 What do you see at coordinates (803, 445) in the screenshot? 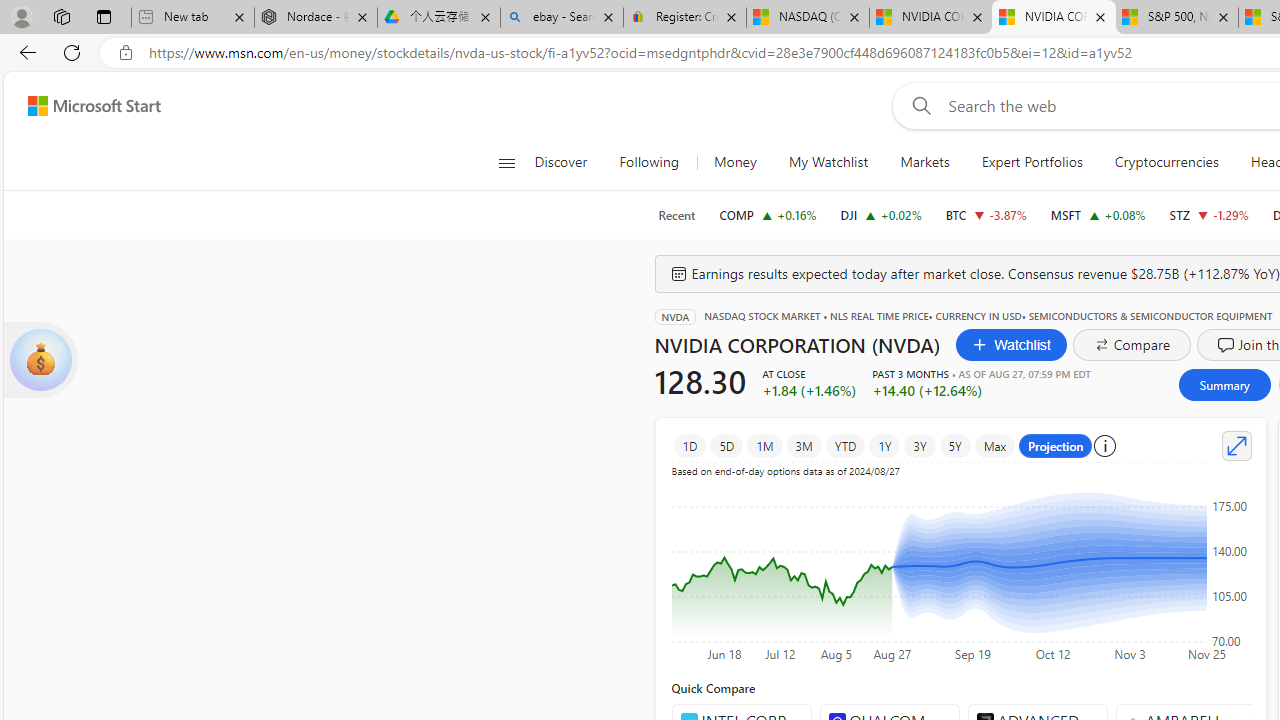
I see `'3M'` at bounding box center [803, 445].